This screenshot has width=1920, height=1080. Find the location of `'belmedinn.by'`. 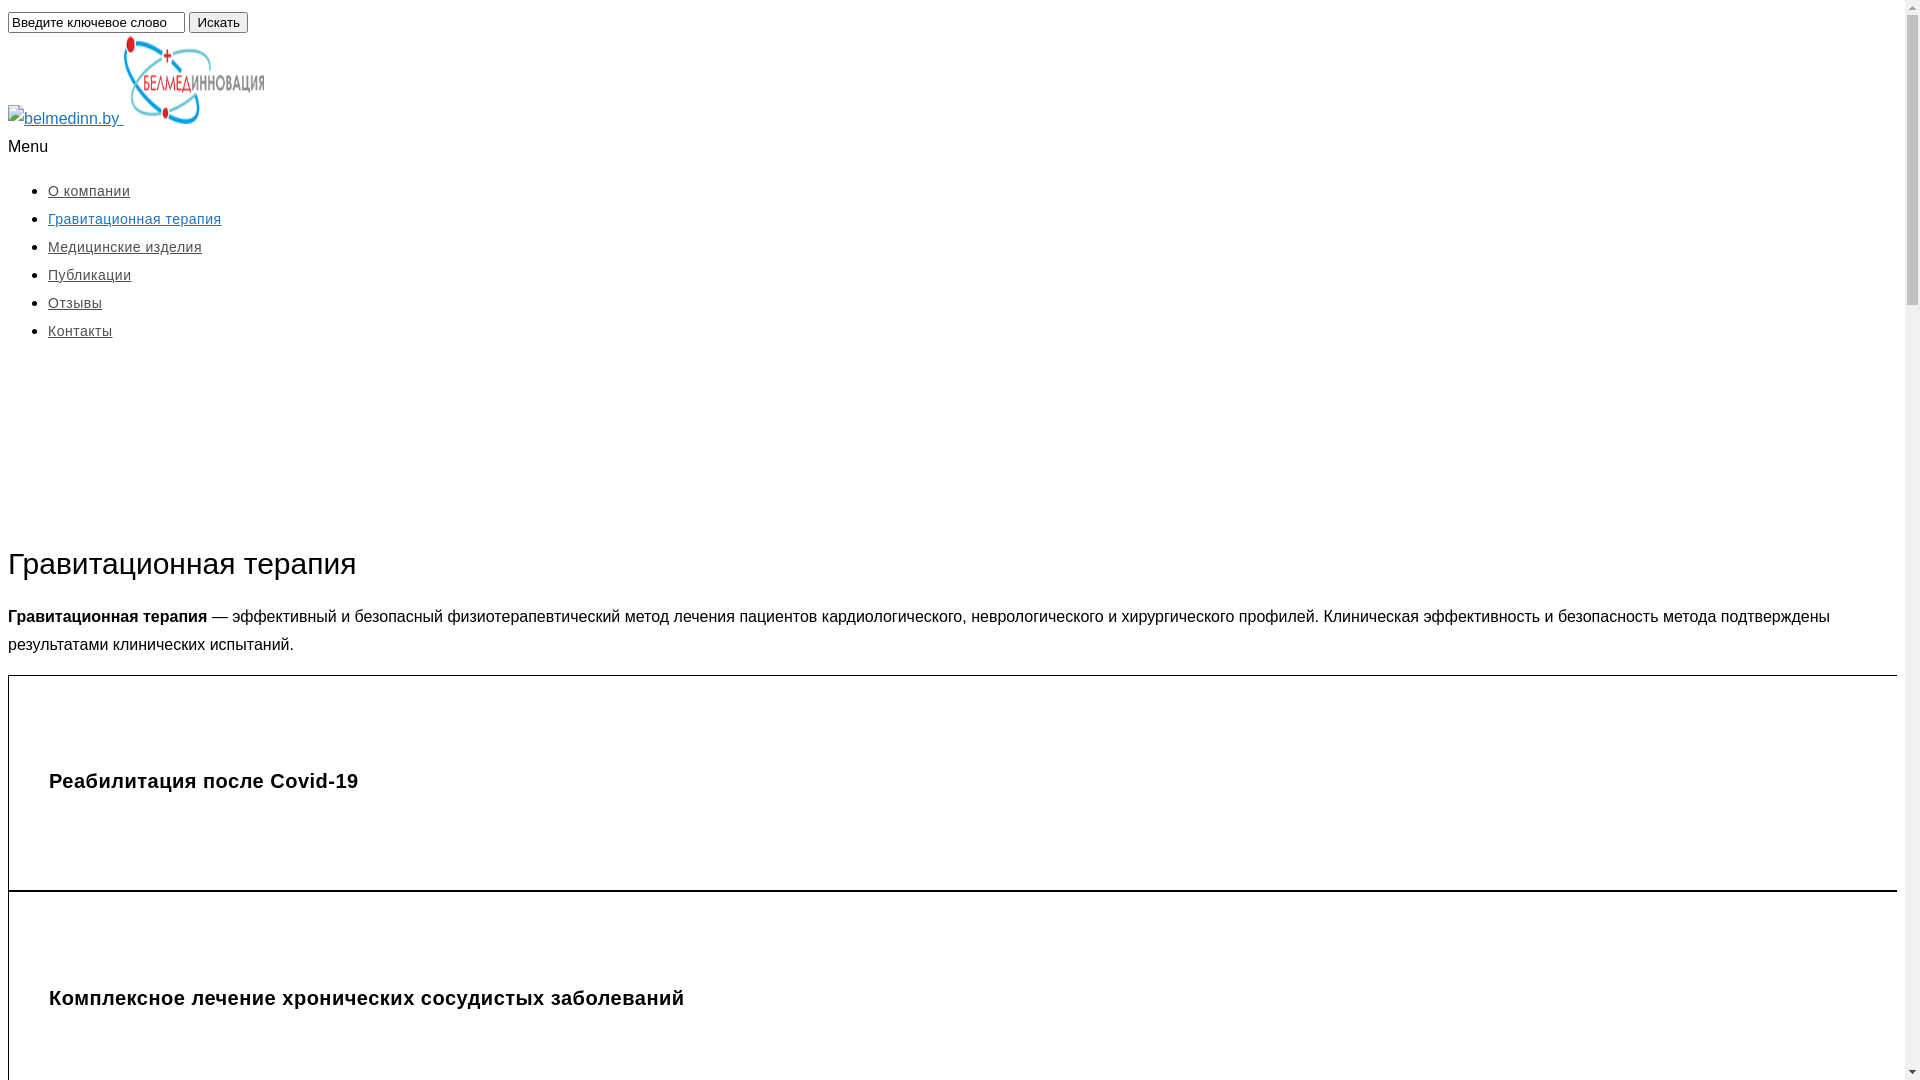

'belmedinn.by' is located at coordinates (63, 119).